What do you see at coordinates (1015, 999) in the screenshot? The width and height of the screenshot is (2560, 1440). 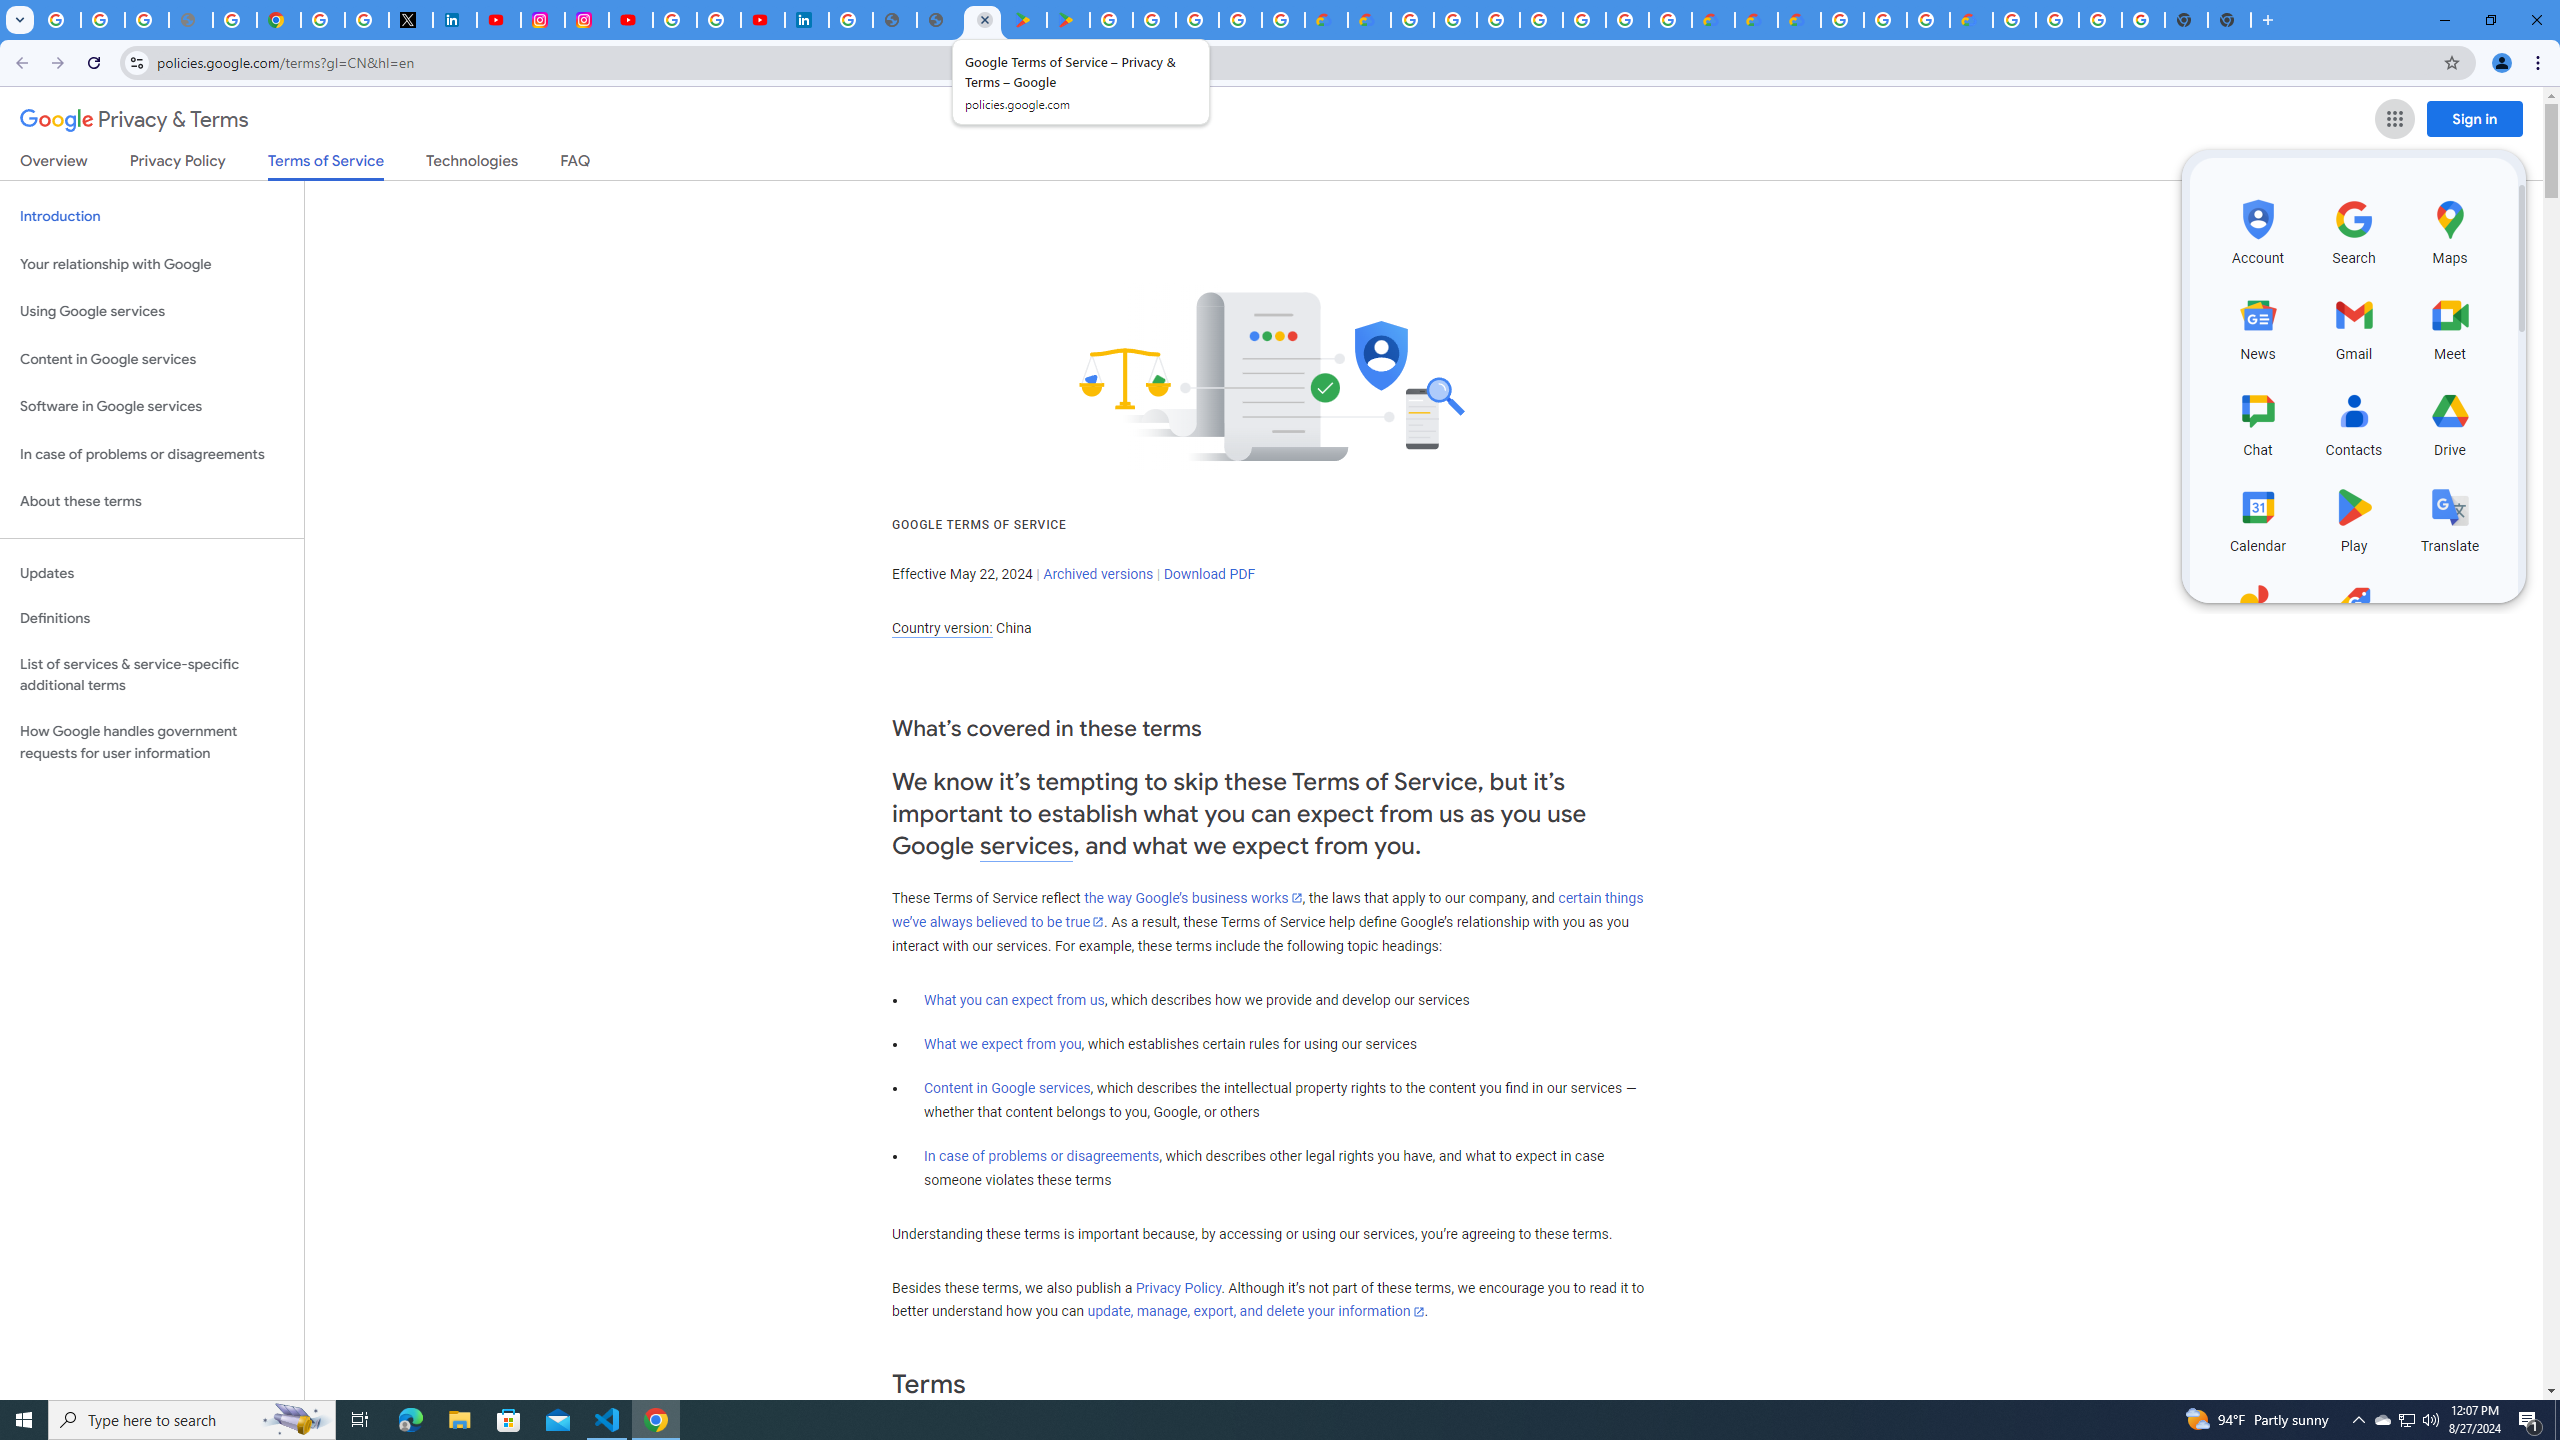 I see `'What you can expect from us'` at bounding box center [1015, 999].